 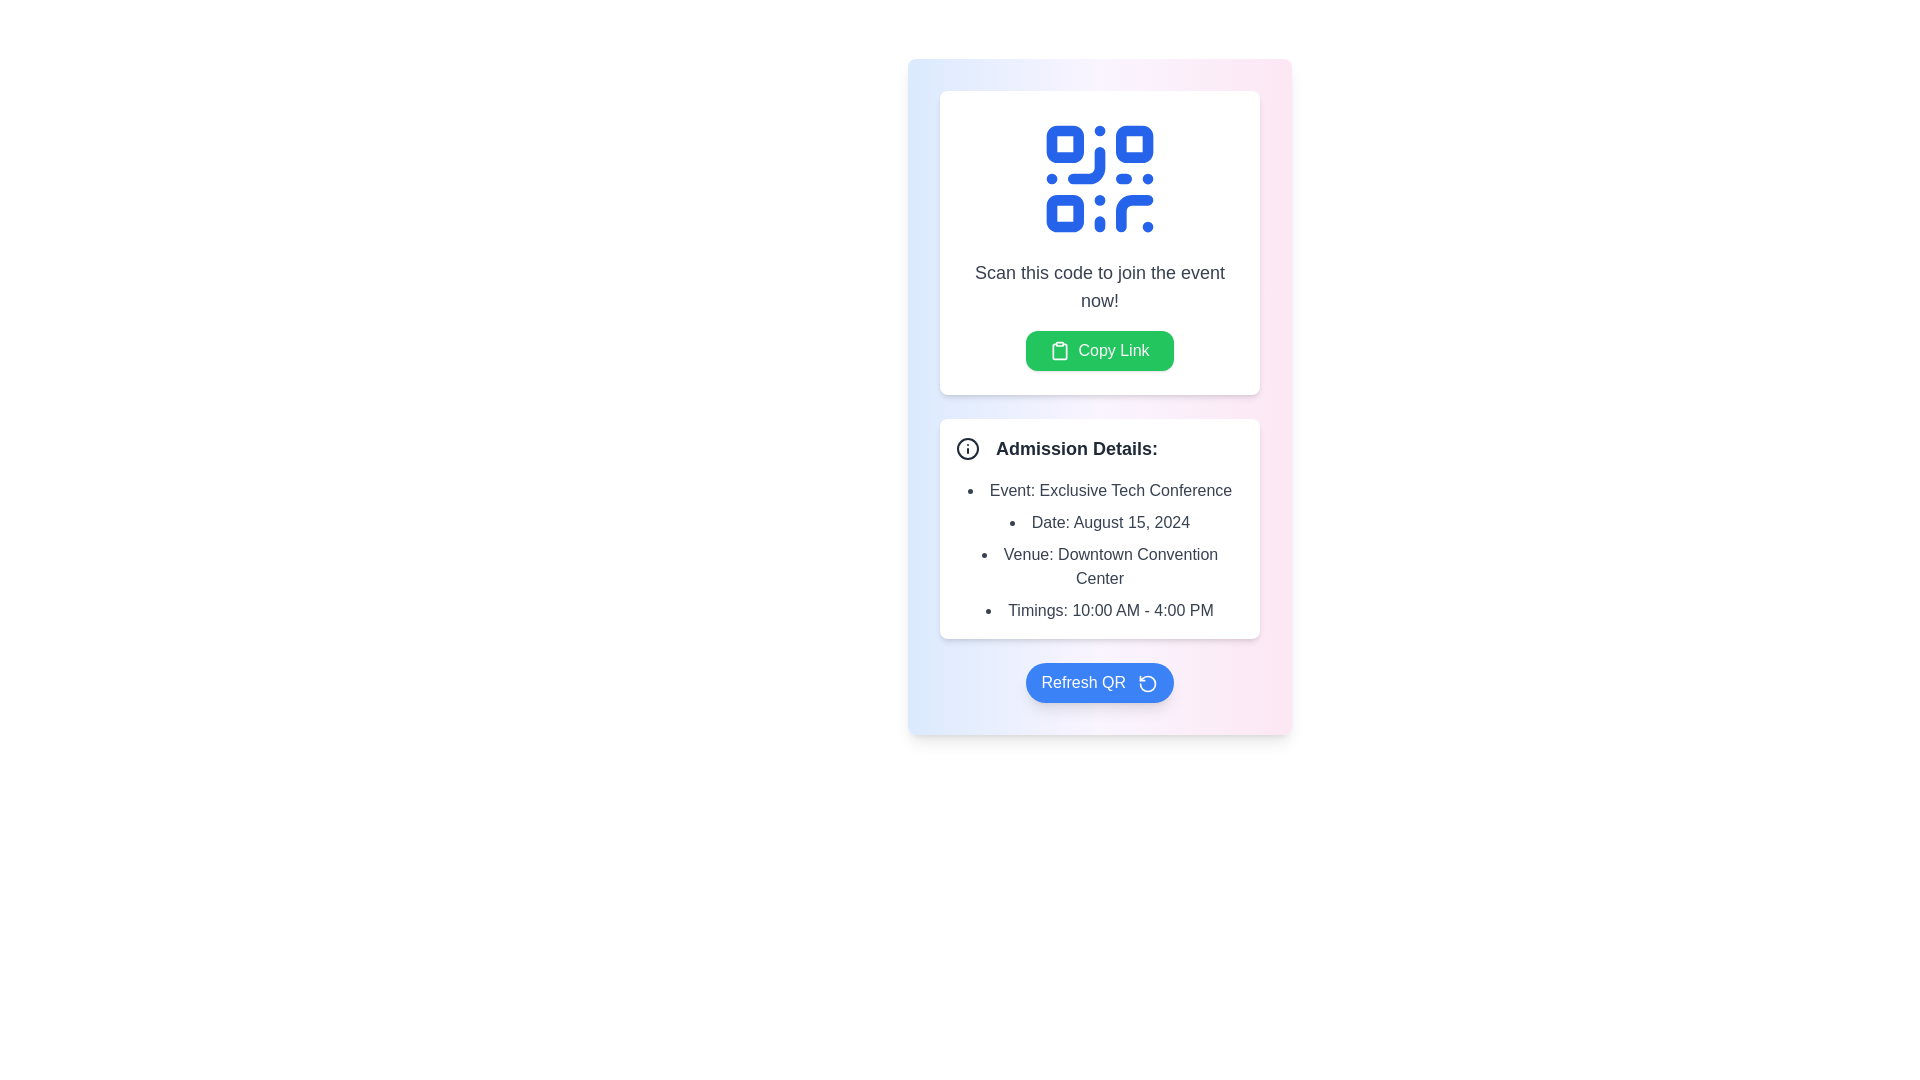 I want to click on the outer circle of the info icon located to the left of the 'Admission Details' heading, so click(x=968, y=447).